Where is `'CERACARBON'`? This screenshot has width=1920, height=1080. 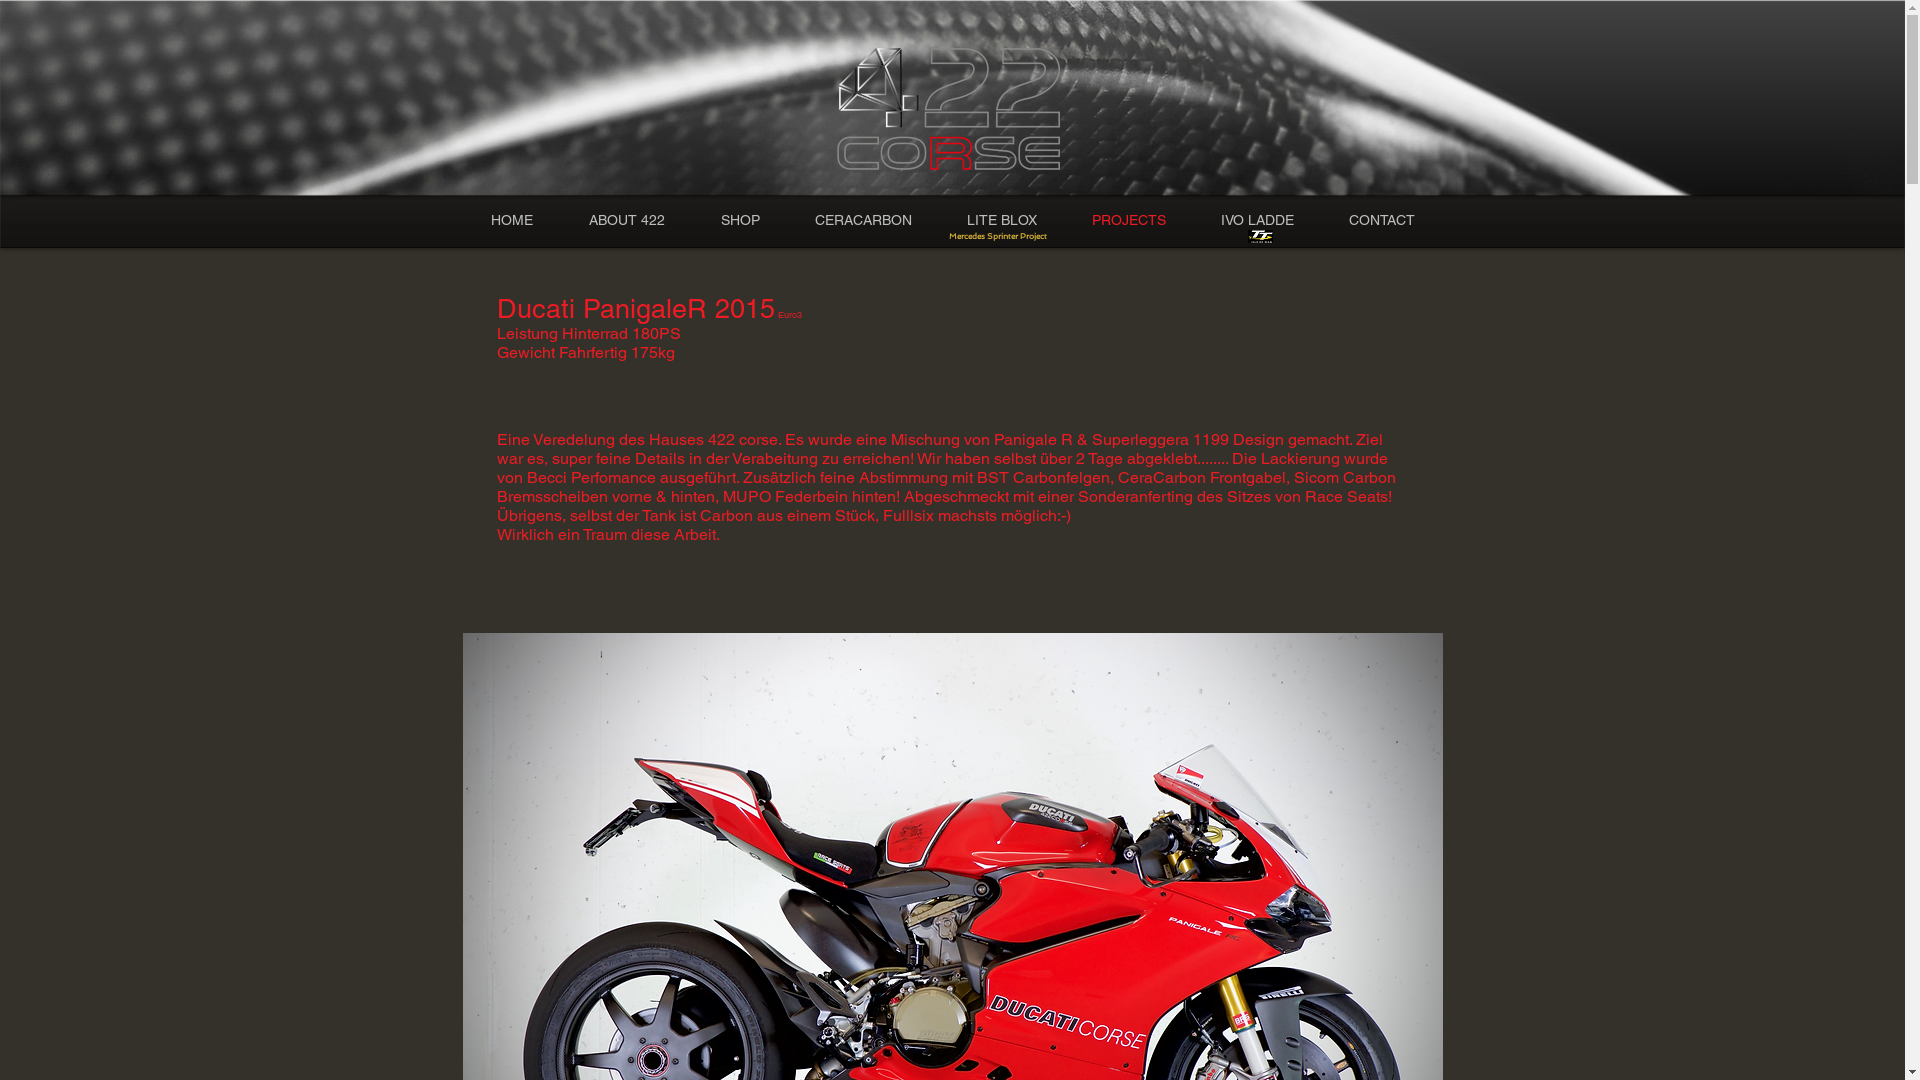
'CERACARBON' is located at coordinates (864, 220).